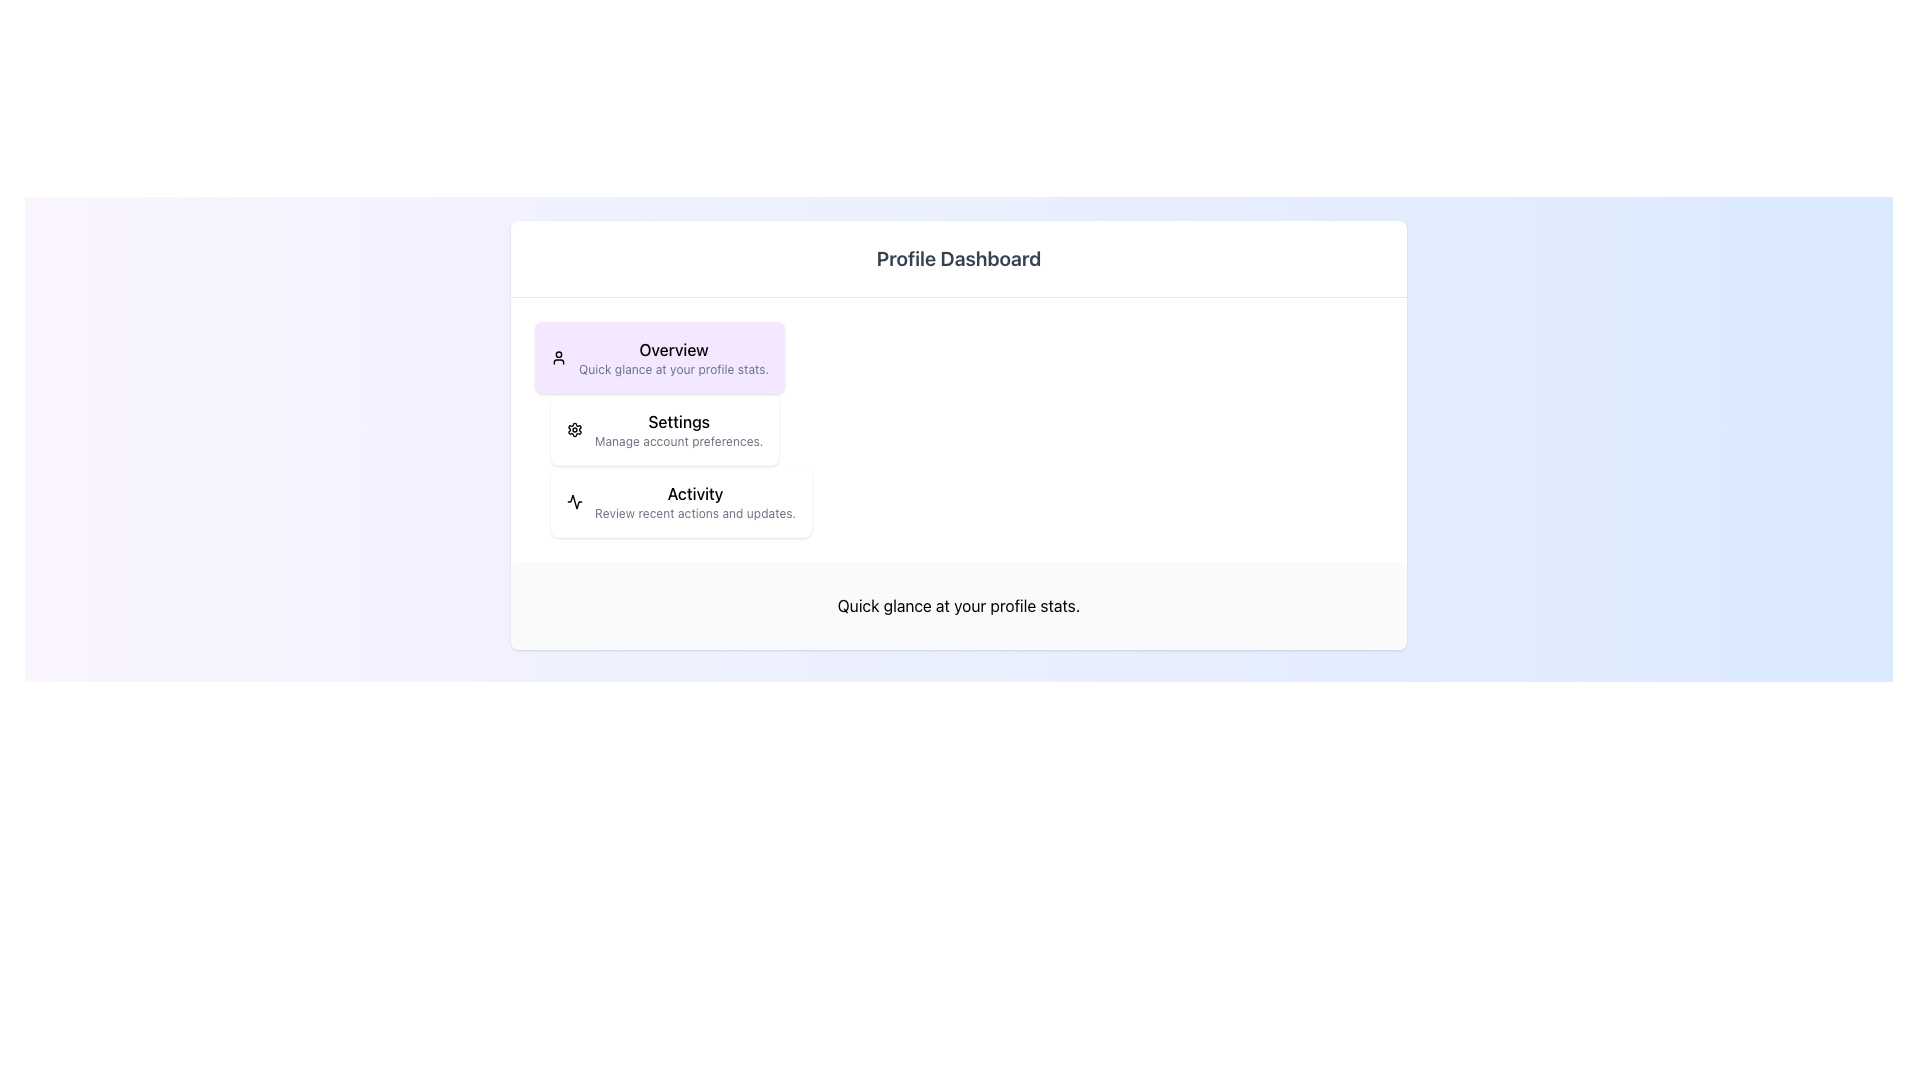 The width and height of the screenshot is (1920, 1080). Describe the element at coordinates (558, 357) in the screenshot. I see `the user/profile avatar icon located at the top-left of the 'Overview' section in the profile management options` at that location.